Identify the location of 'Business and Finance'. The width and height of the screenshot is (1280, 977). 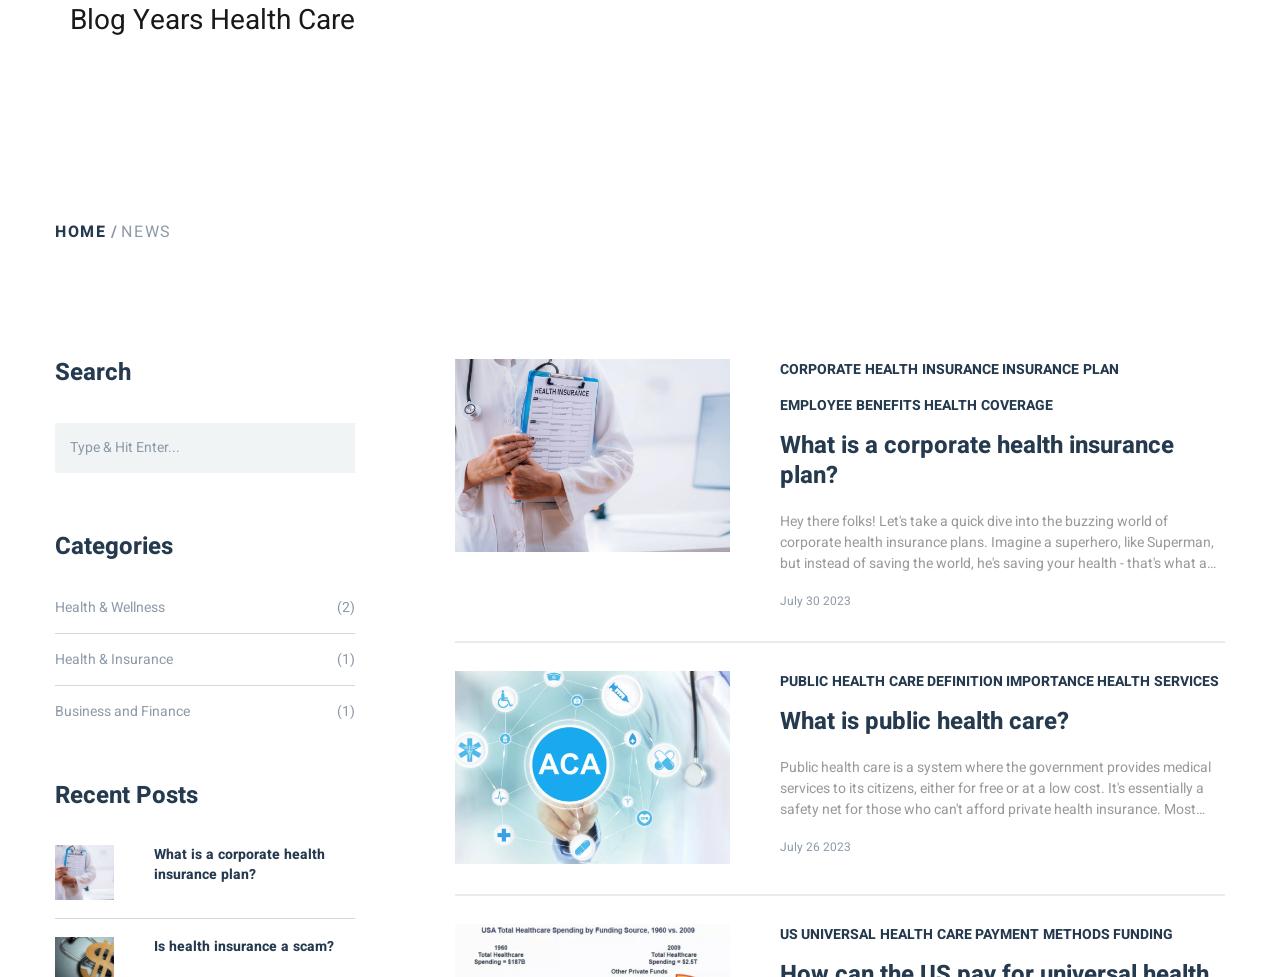
(121, 710).